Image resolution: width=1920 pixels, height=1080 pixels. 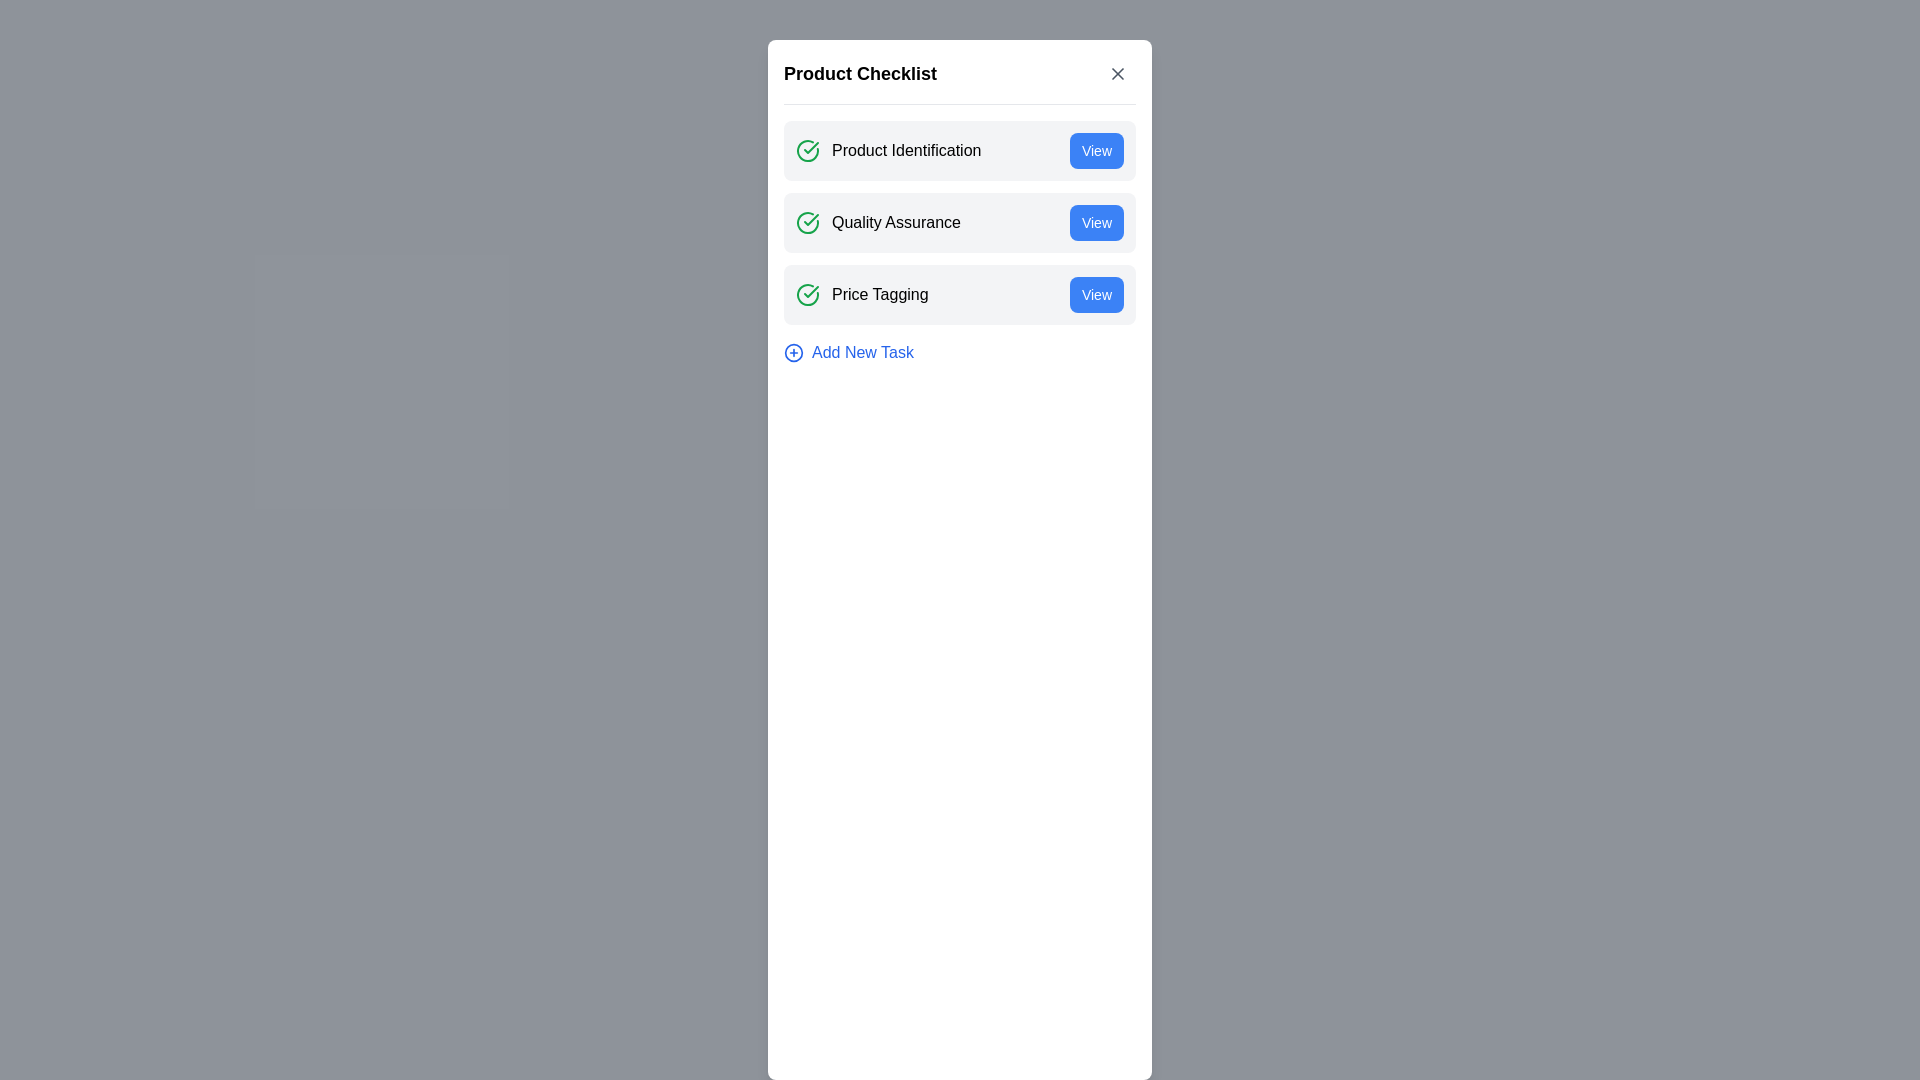 What do you see at coordinates (862, 294) in the screenshot?
I see `the completed task row labeled 'Price Tagging', which is visually indicated by its status icon and is positioned between 'Quality Assurance' and the 'View' button` at bounding box center [862, 294].